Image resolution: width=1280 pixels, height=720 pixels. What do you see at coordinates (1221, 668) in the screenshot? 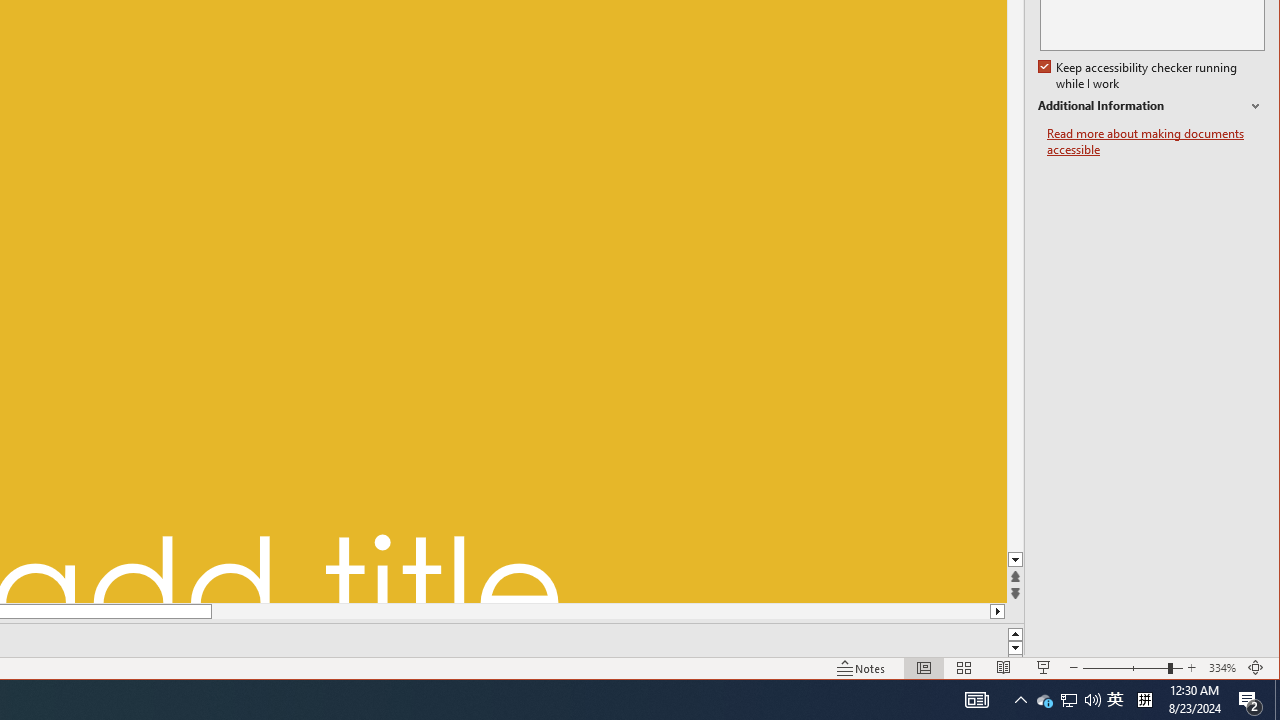
I see `'Zoom 334%'` at bounding box center [1221, 668].